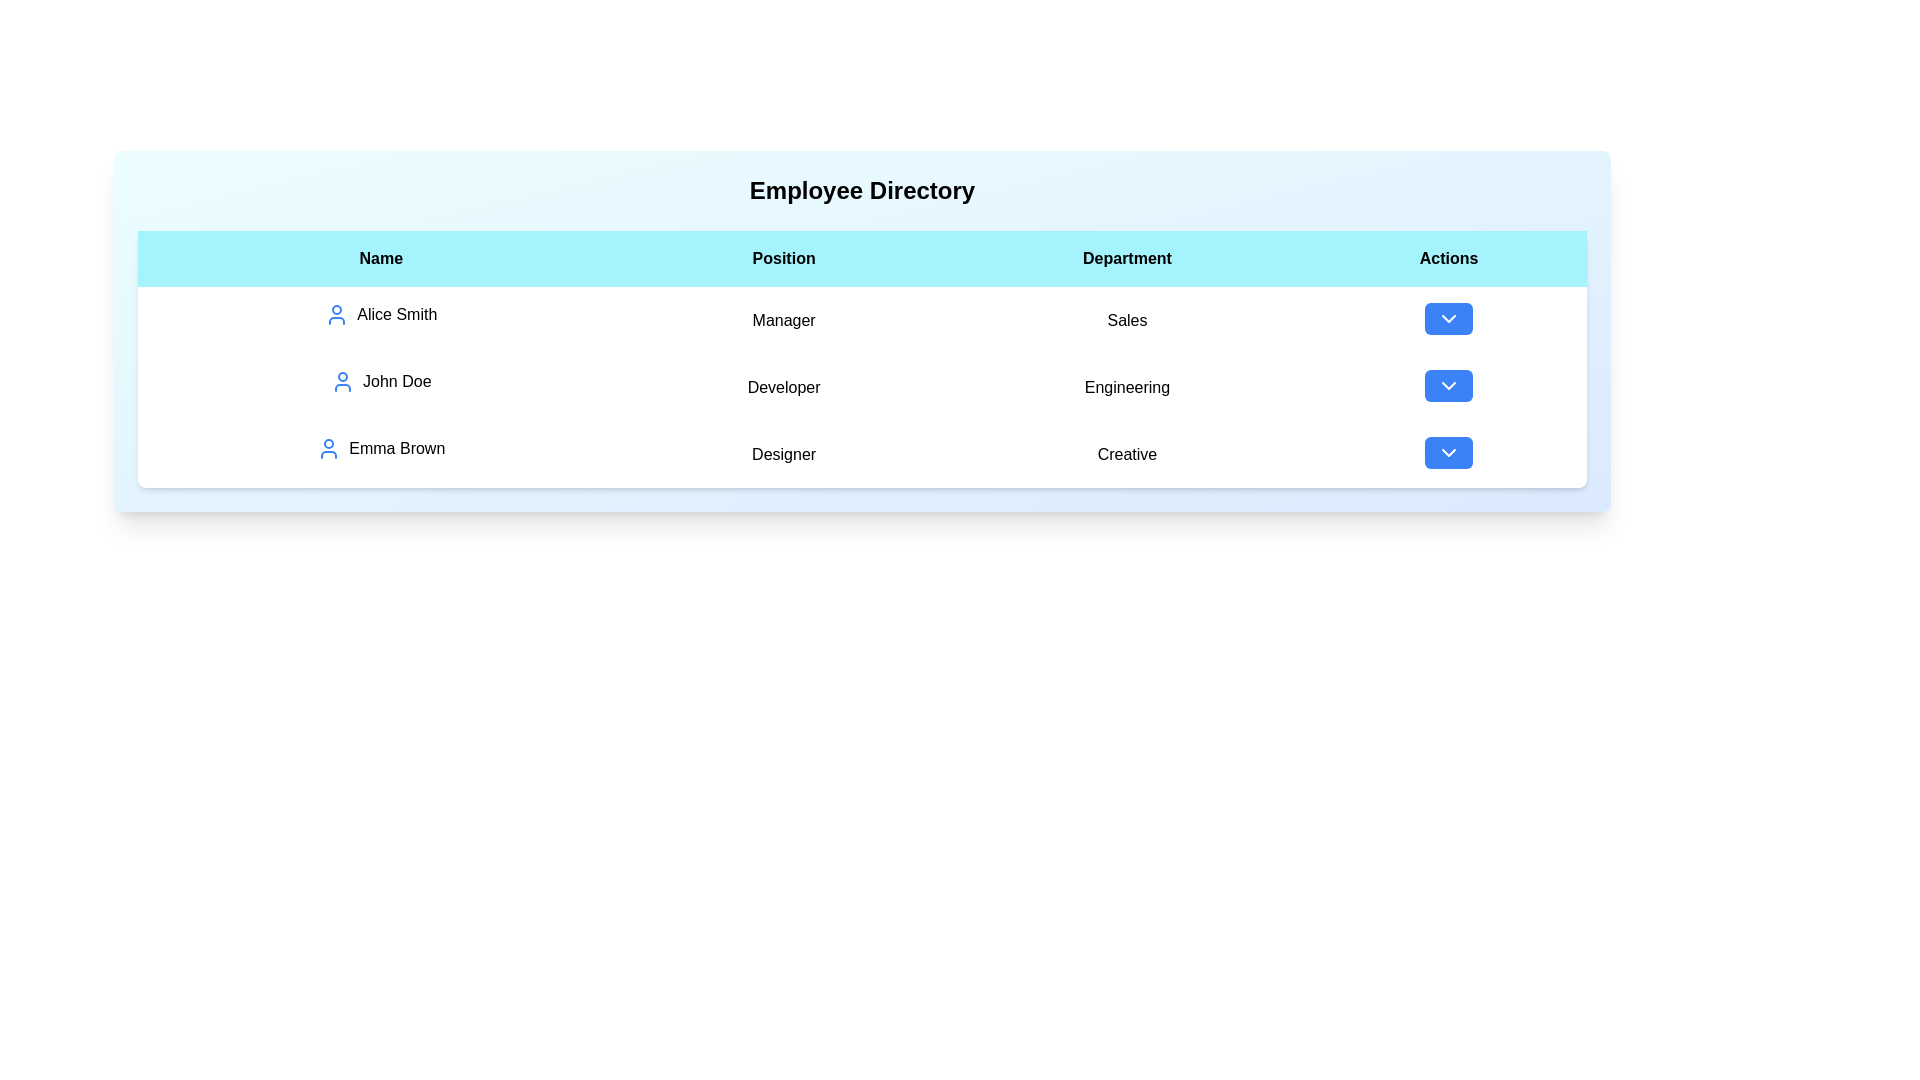 This screenshot has width=1920, height=1080. Describe the element at coordinates (1127, 387) in the screenshot. I see `text of the department label associated with 'John Doe' in the second row of the table under the 'Department' column` at that location.